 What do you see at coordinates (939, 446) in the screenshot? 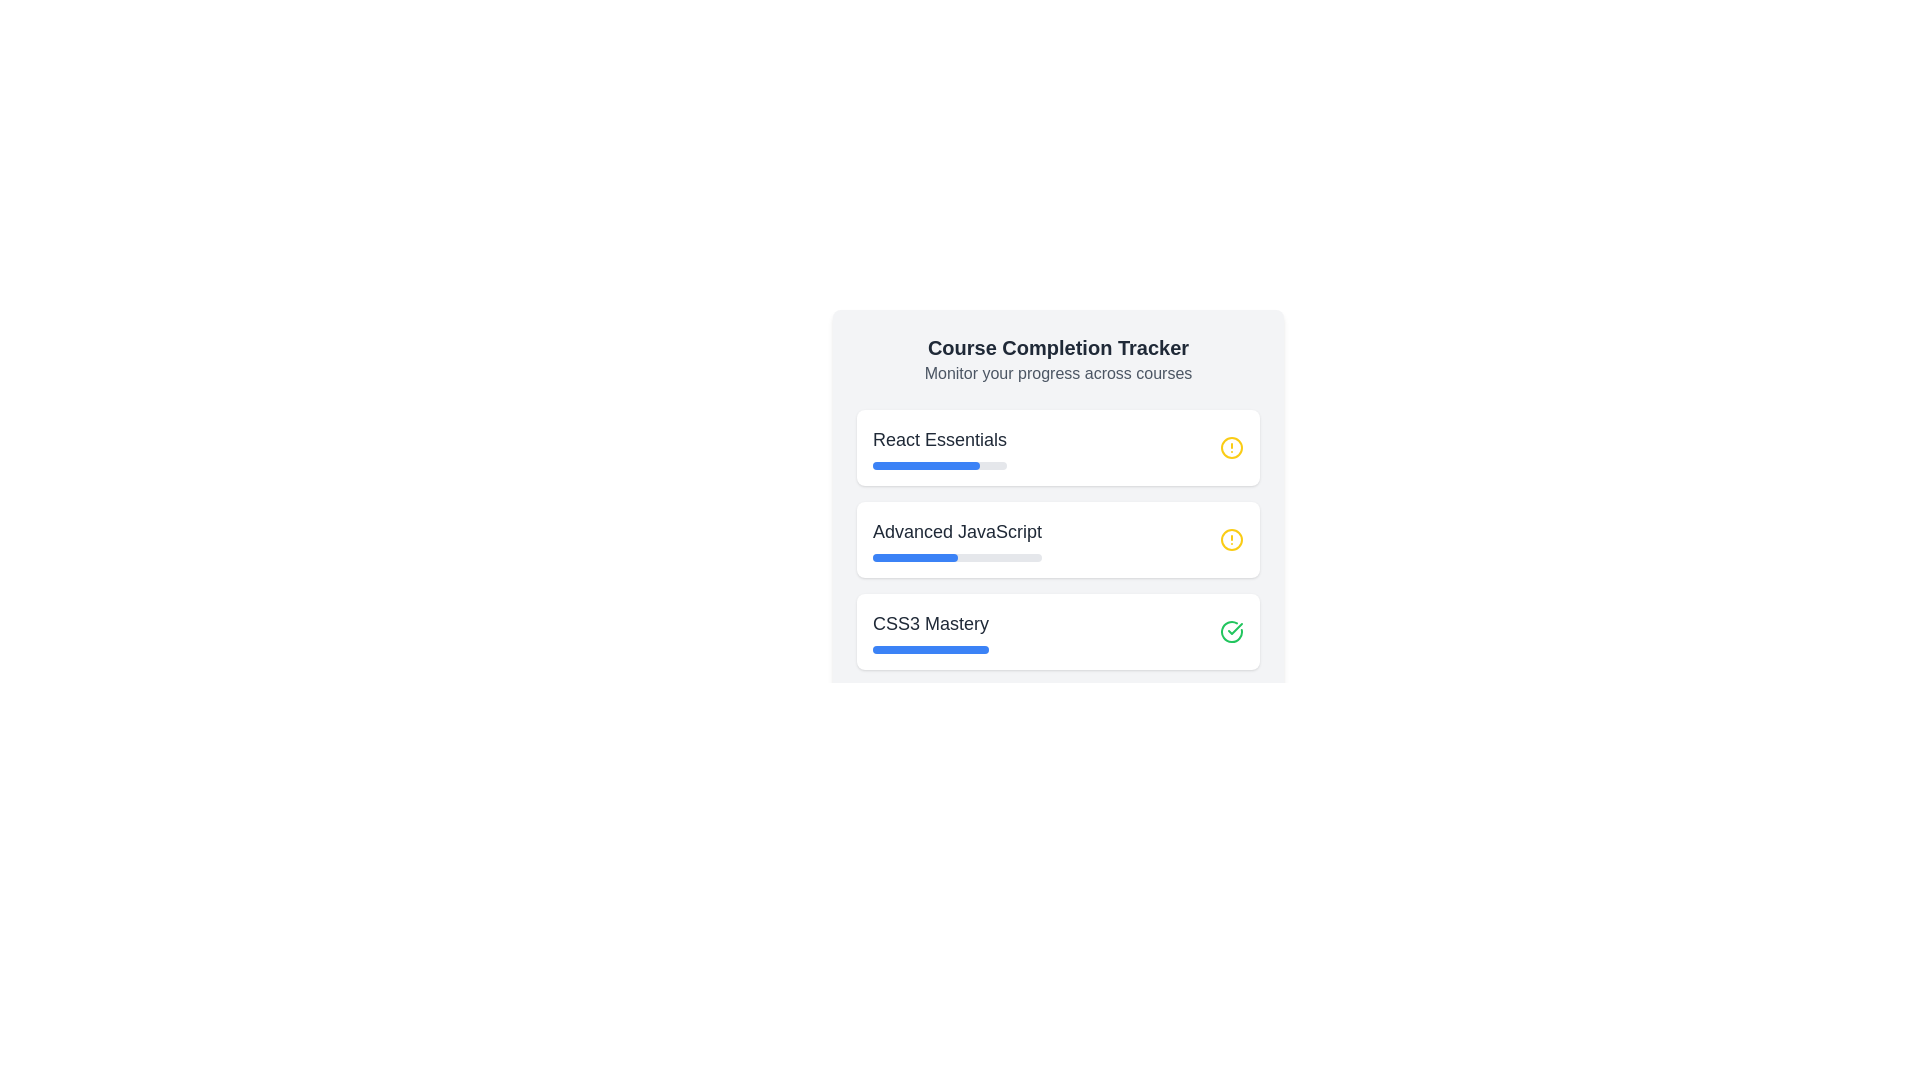
I see `or click on the progress bar of the 'React Essentials' List Item with Progress Indicator` at bounding box center [939, 446].